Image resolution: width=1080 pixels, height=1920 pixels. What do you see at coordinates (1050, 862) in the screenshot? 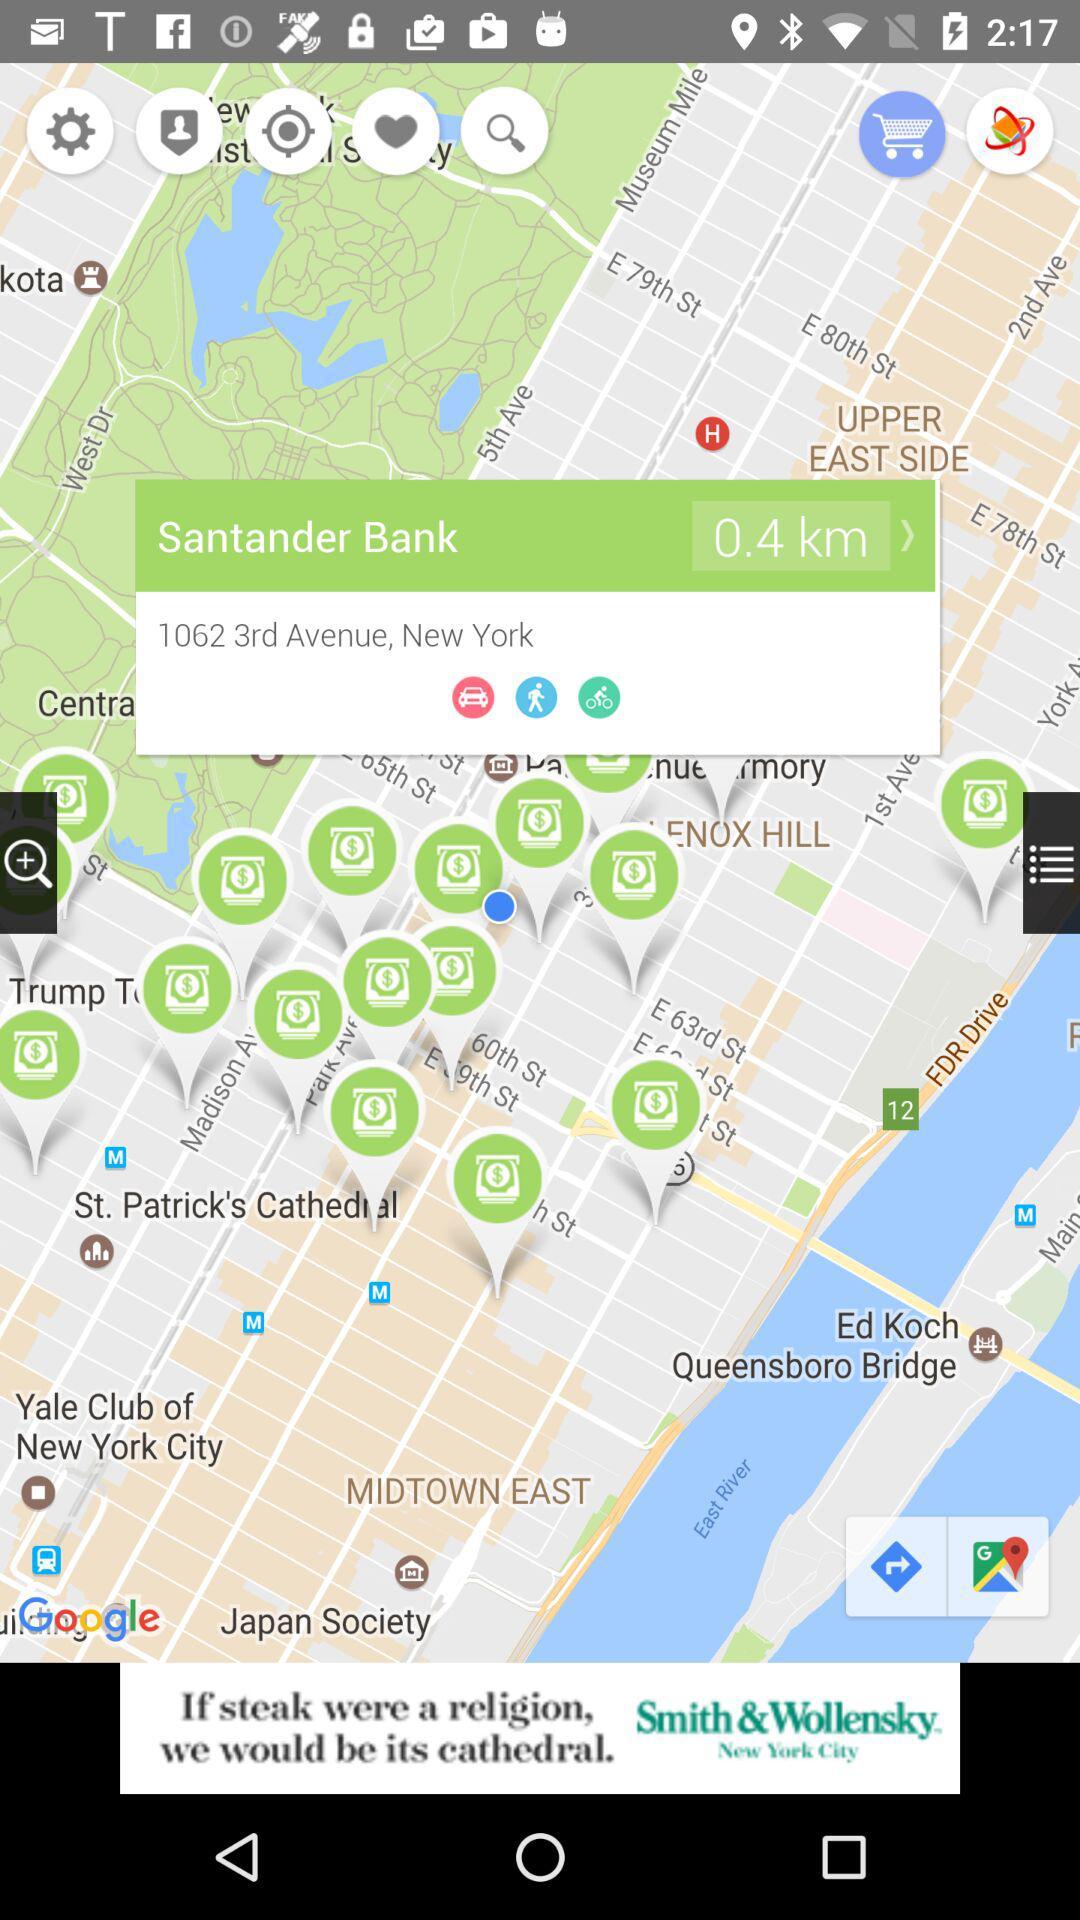
I see `the menu icon` at bounding box center [1050, 862].